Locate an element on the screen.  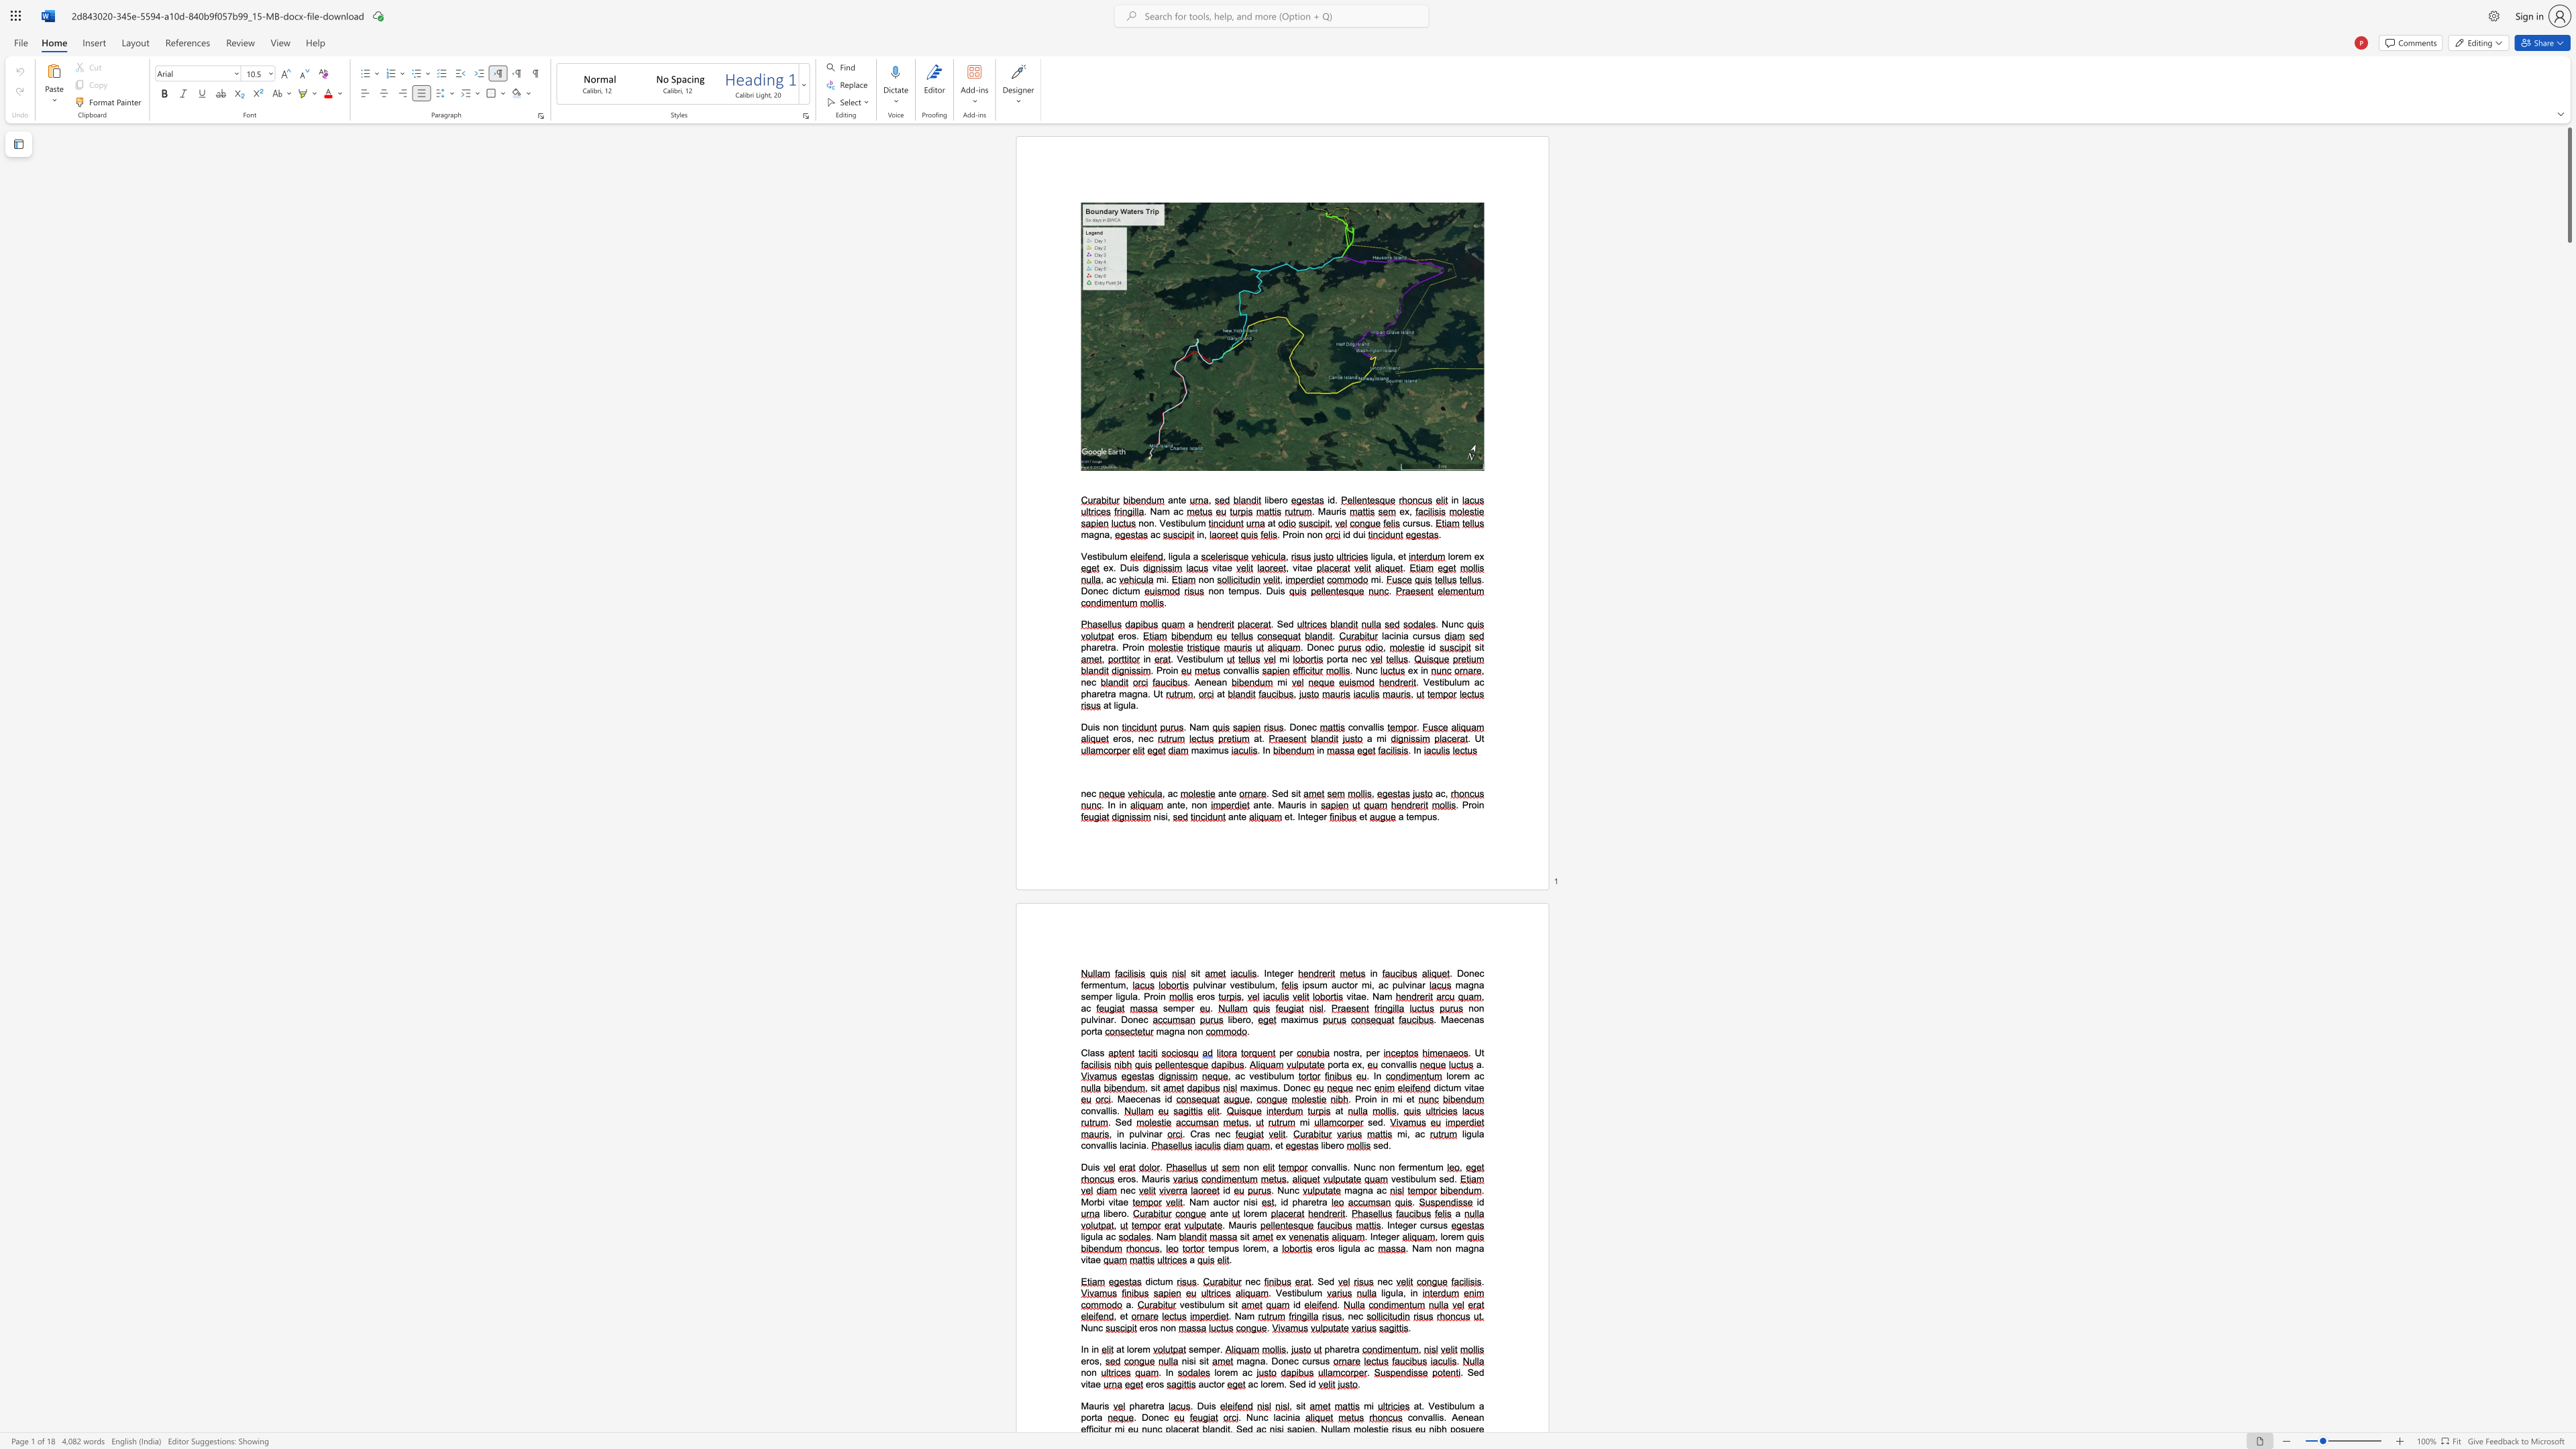
the 1th character "n" in the text is located at coordinates (1438, 1248).